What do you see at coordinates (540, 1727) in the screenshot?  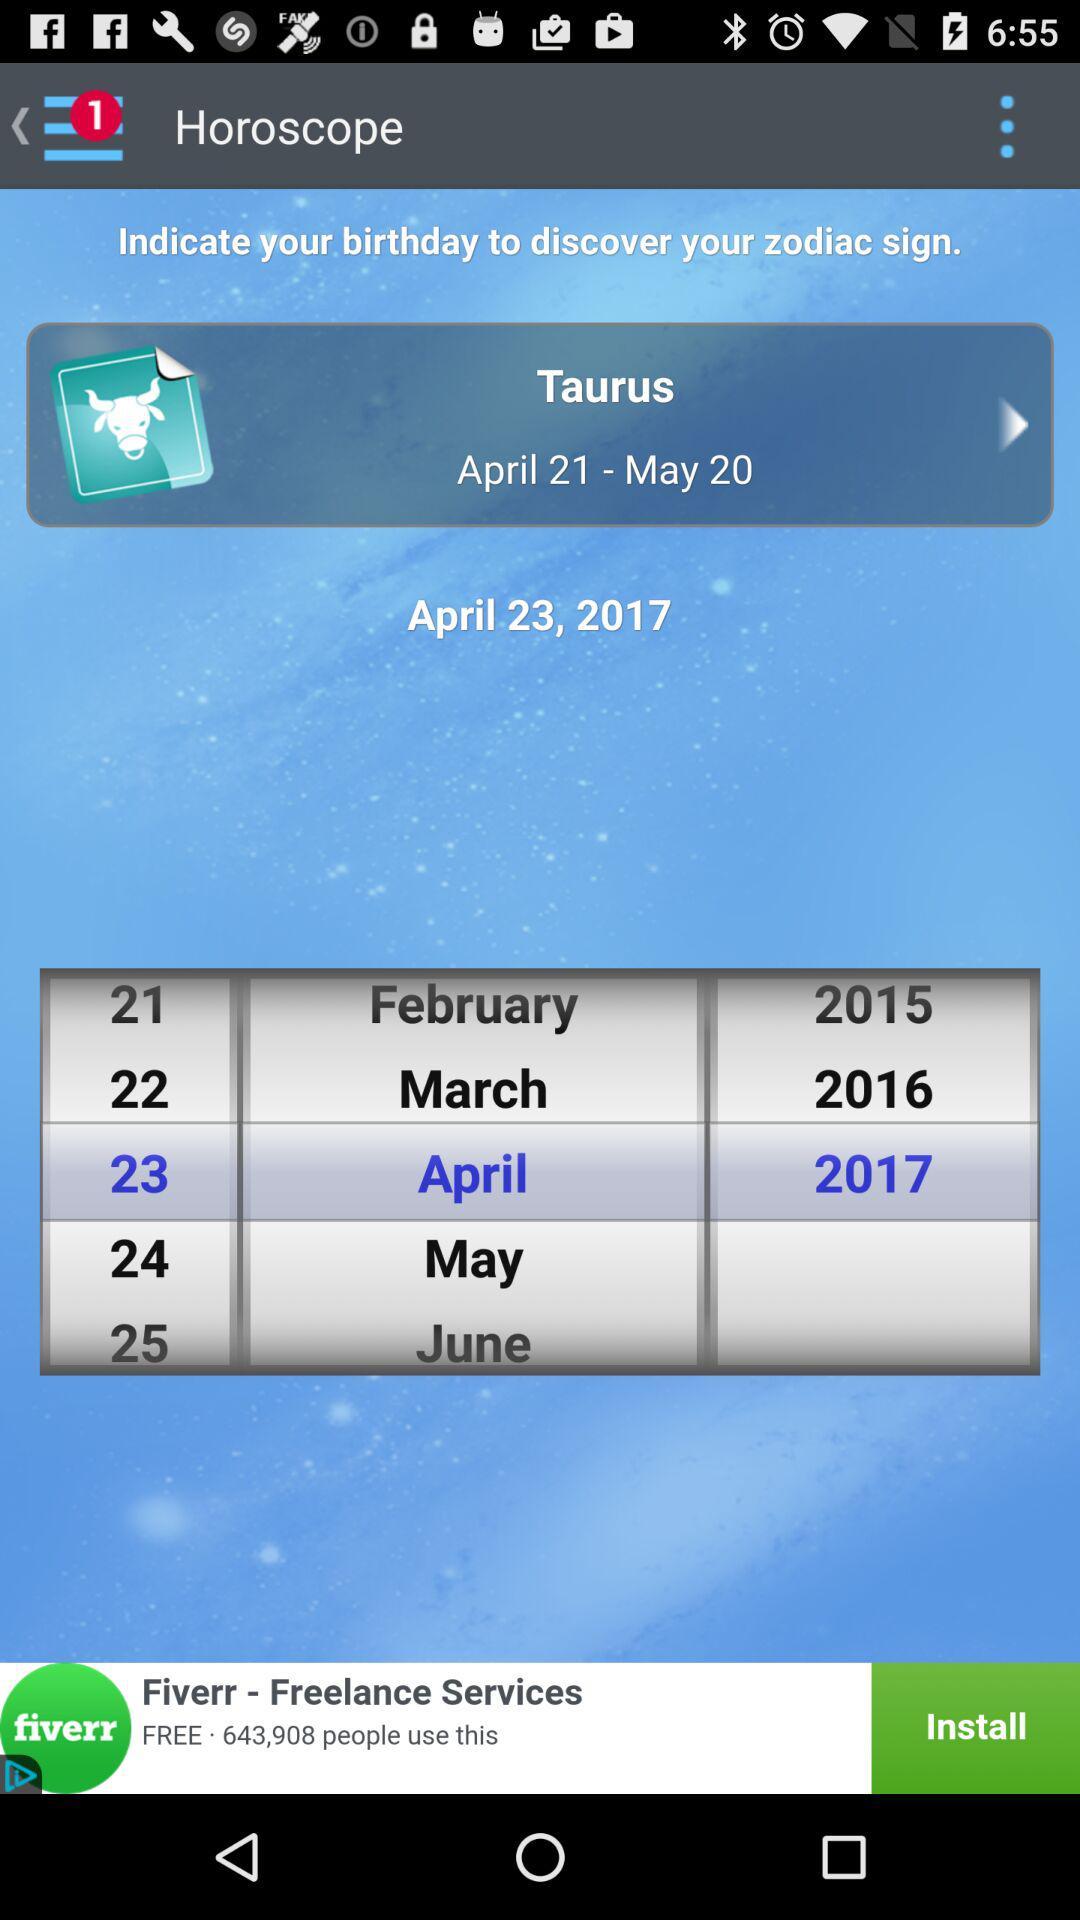 I see `the icon at the bottom` at bounding box center [540, 1727].